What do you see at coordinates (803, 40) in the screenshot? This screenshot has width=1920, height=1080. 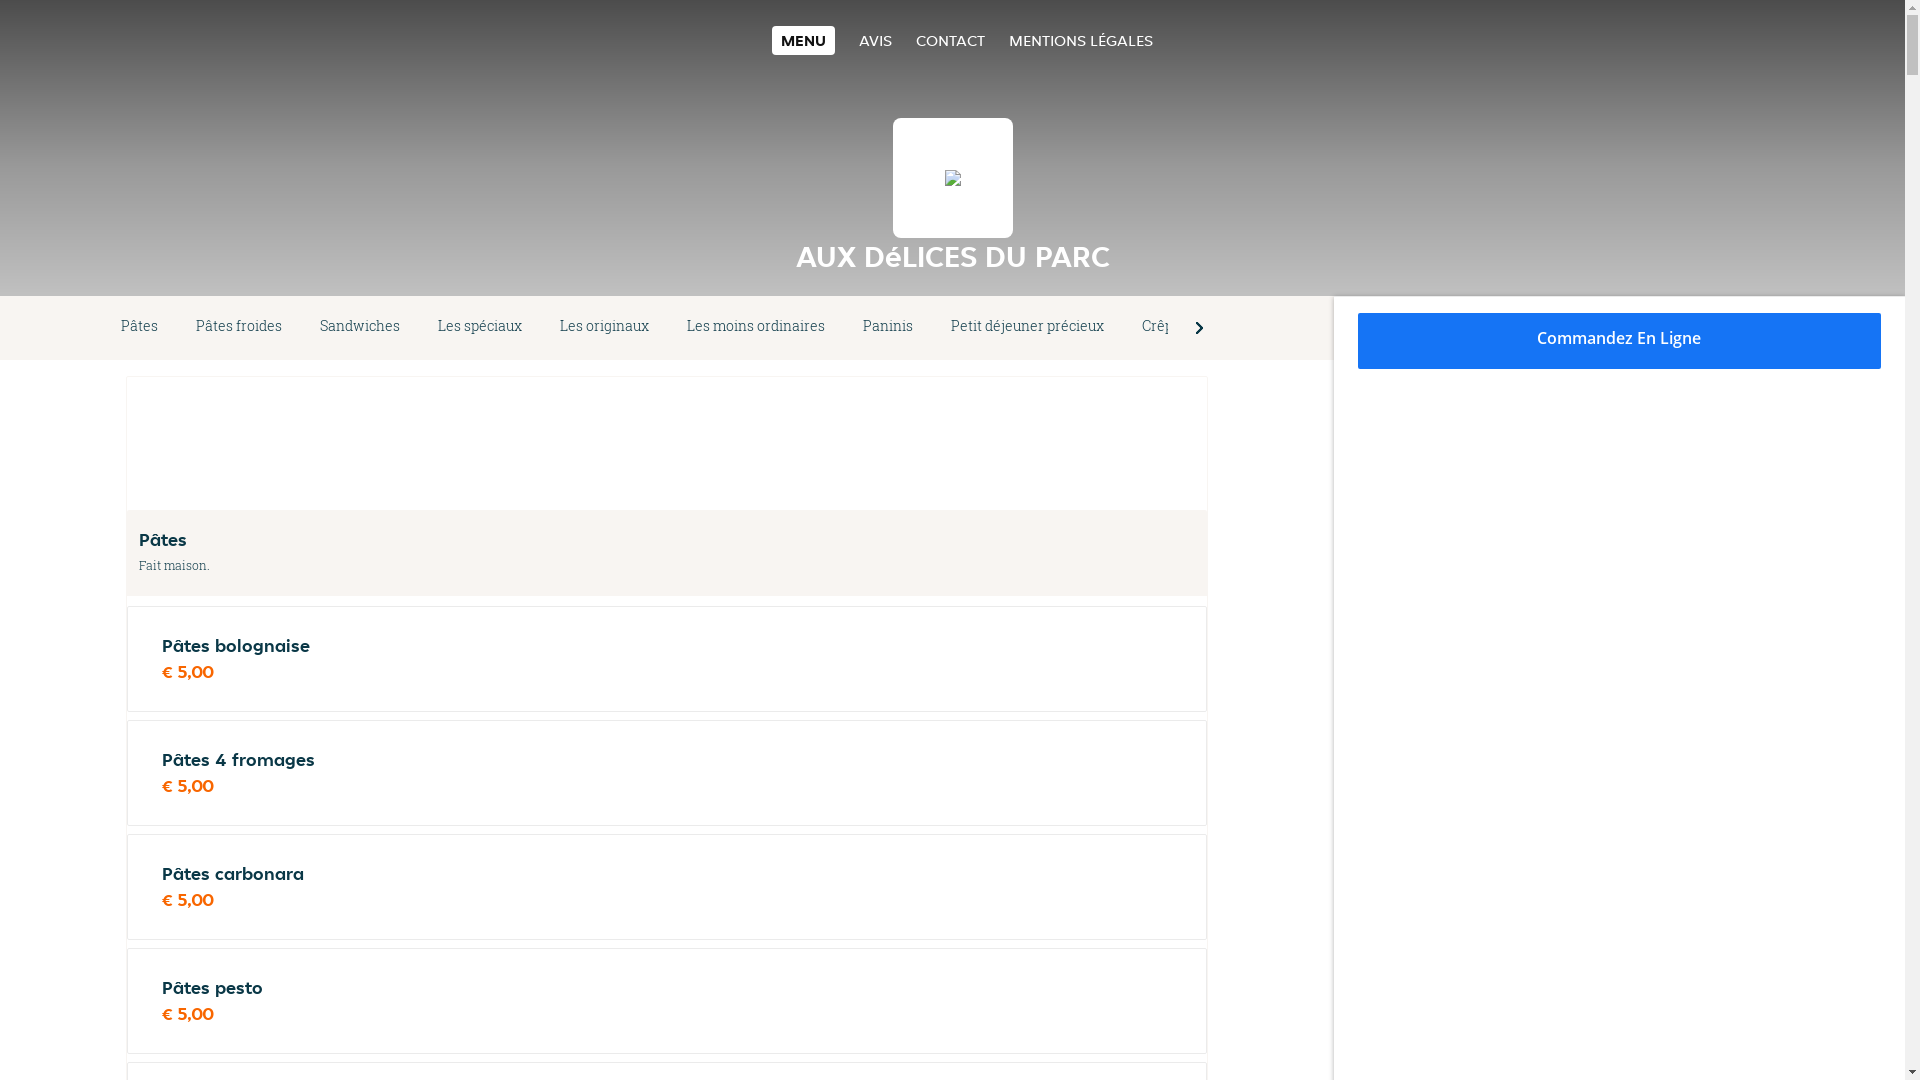 I see `'MENU'` at bounding box center [803, 40].